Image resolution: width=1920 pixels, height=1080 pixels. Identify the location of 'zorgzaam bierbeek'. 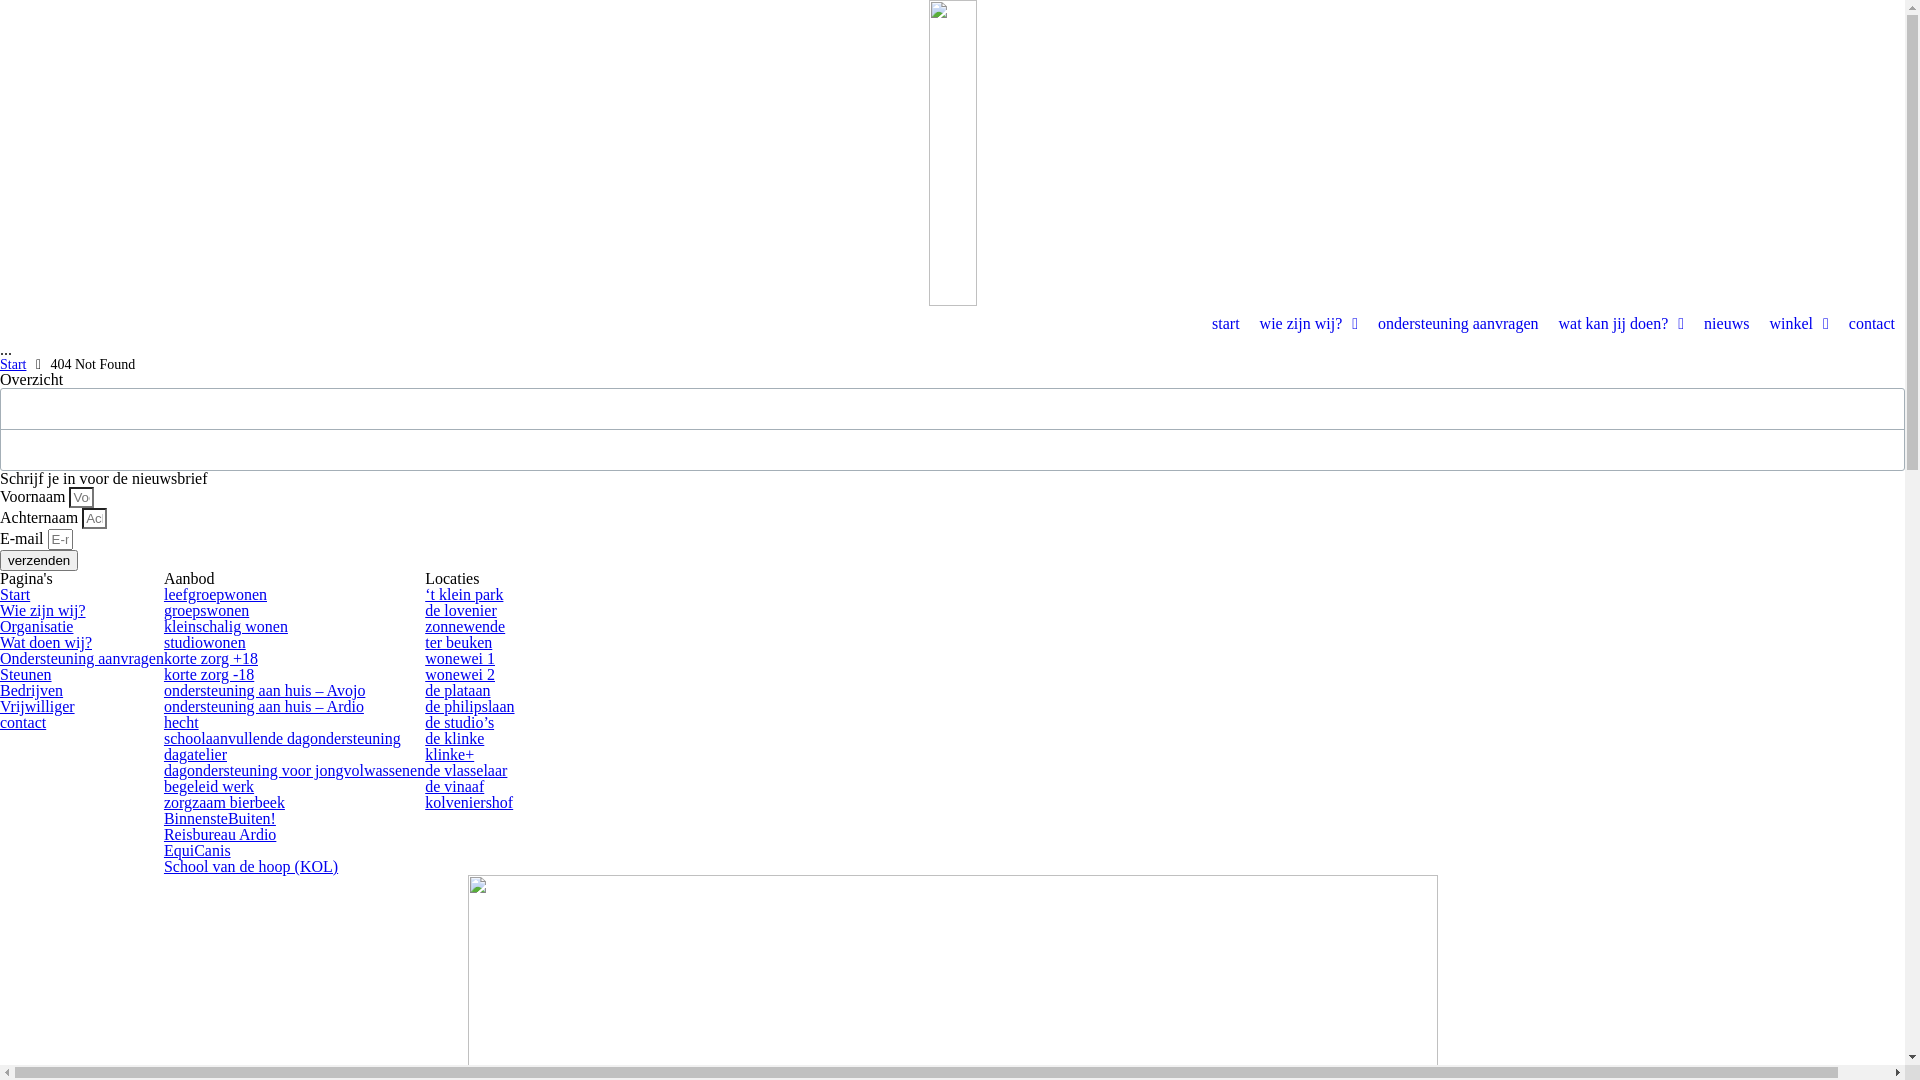
(163, 801).